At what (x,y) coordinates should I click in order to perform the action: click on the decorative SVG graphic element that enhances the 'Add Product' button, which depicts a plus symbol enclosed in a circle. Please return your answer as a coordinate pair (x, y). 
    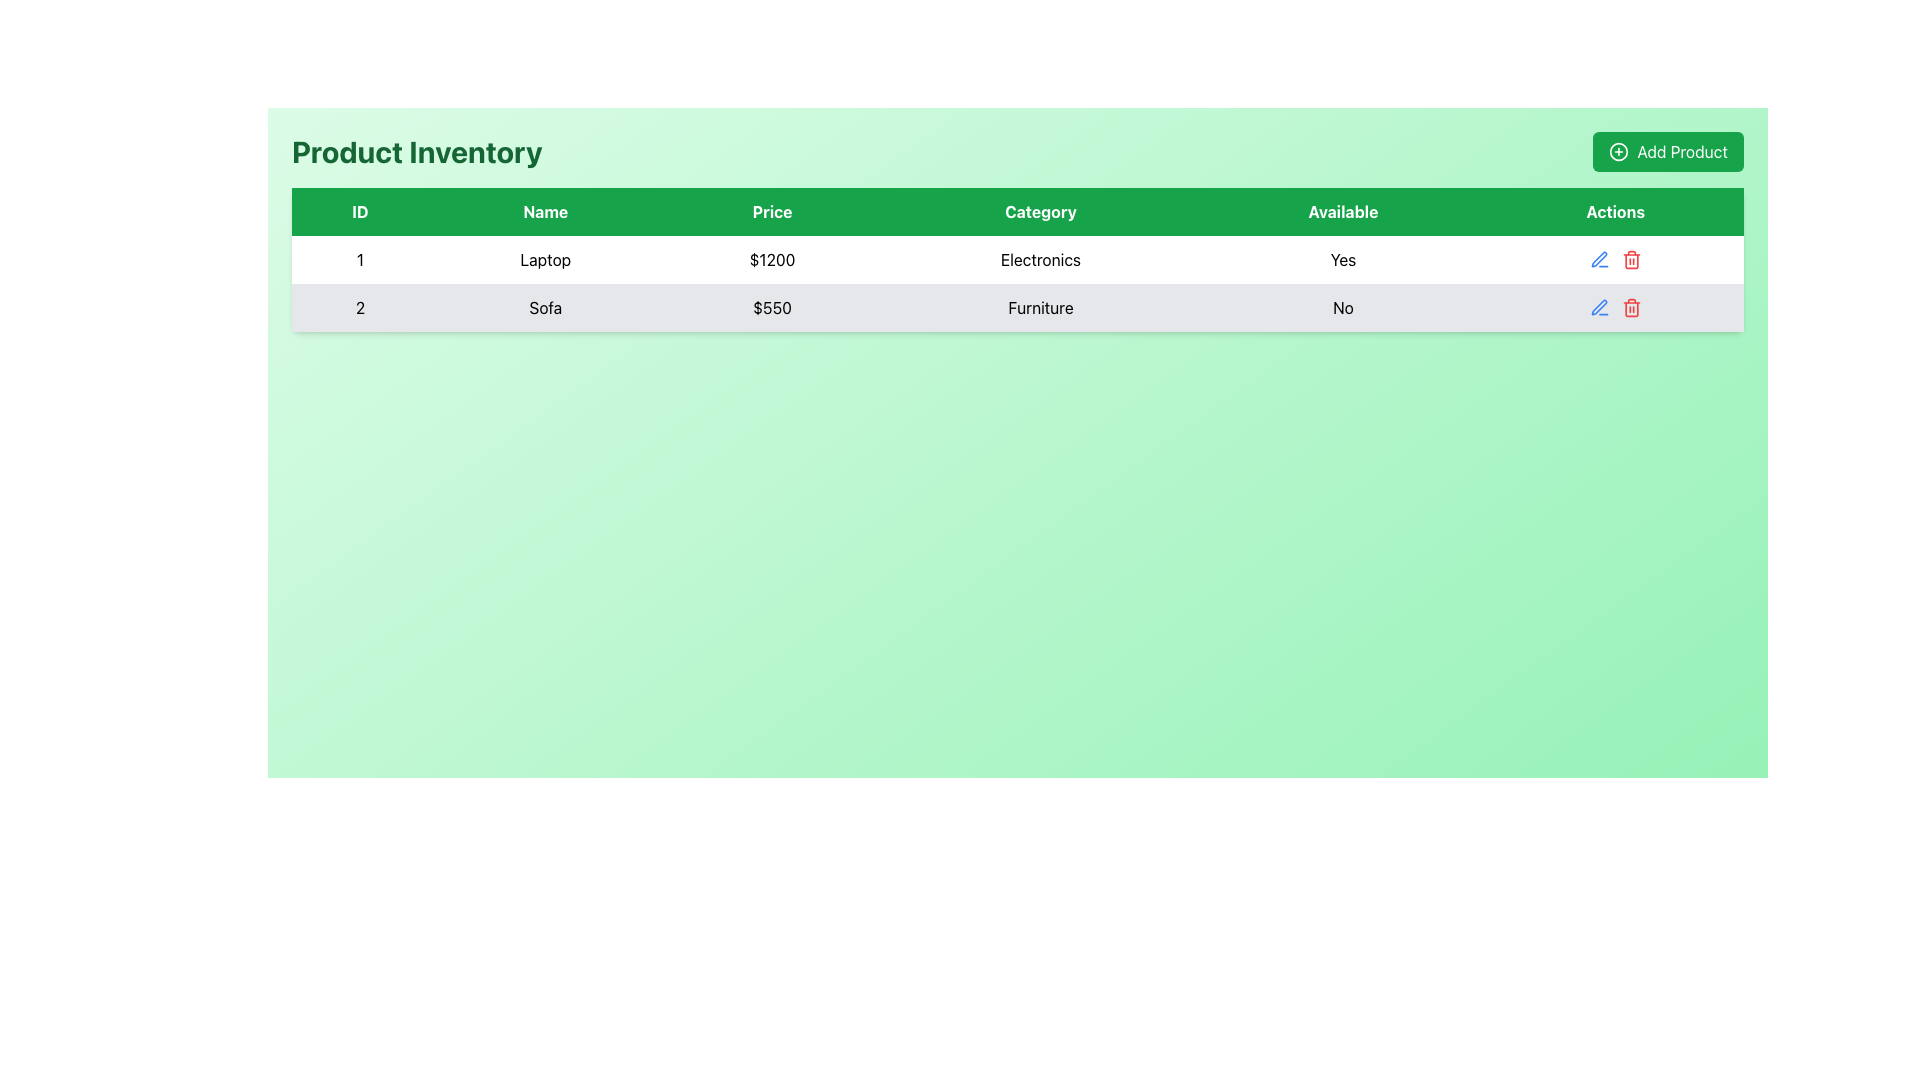
    Looking at the image, I should click on (1619, 150).